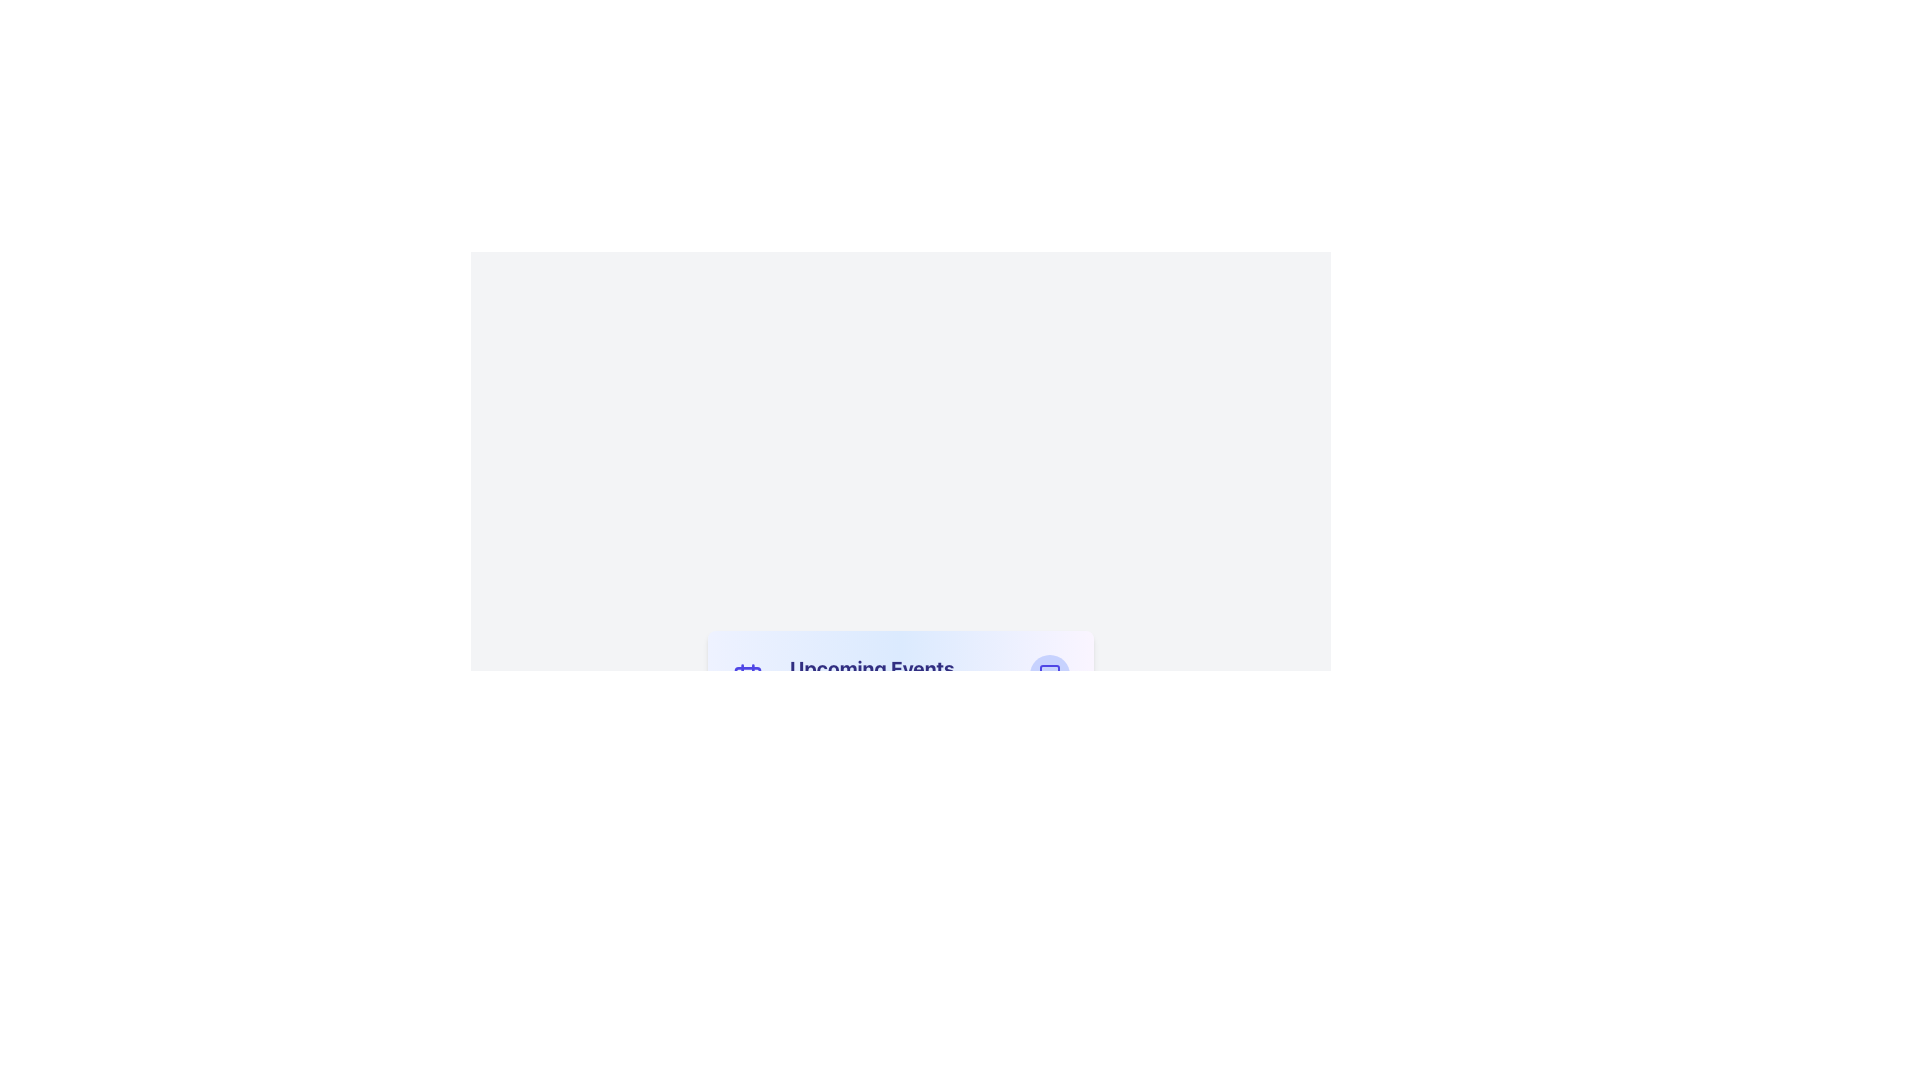  What do you see at coordinates (872, 677) in the screenshot?
I see `Section Header titled 'Upcoming Events' which displays a subtitle 'Track your events effectively' in a purple color scheme` at bounding box center [872, 677].